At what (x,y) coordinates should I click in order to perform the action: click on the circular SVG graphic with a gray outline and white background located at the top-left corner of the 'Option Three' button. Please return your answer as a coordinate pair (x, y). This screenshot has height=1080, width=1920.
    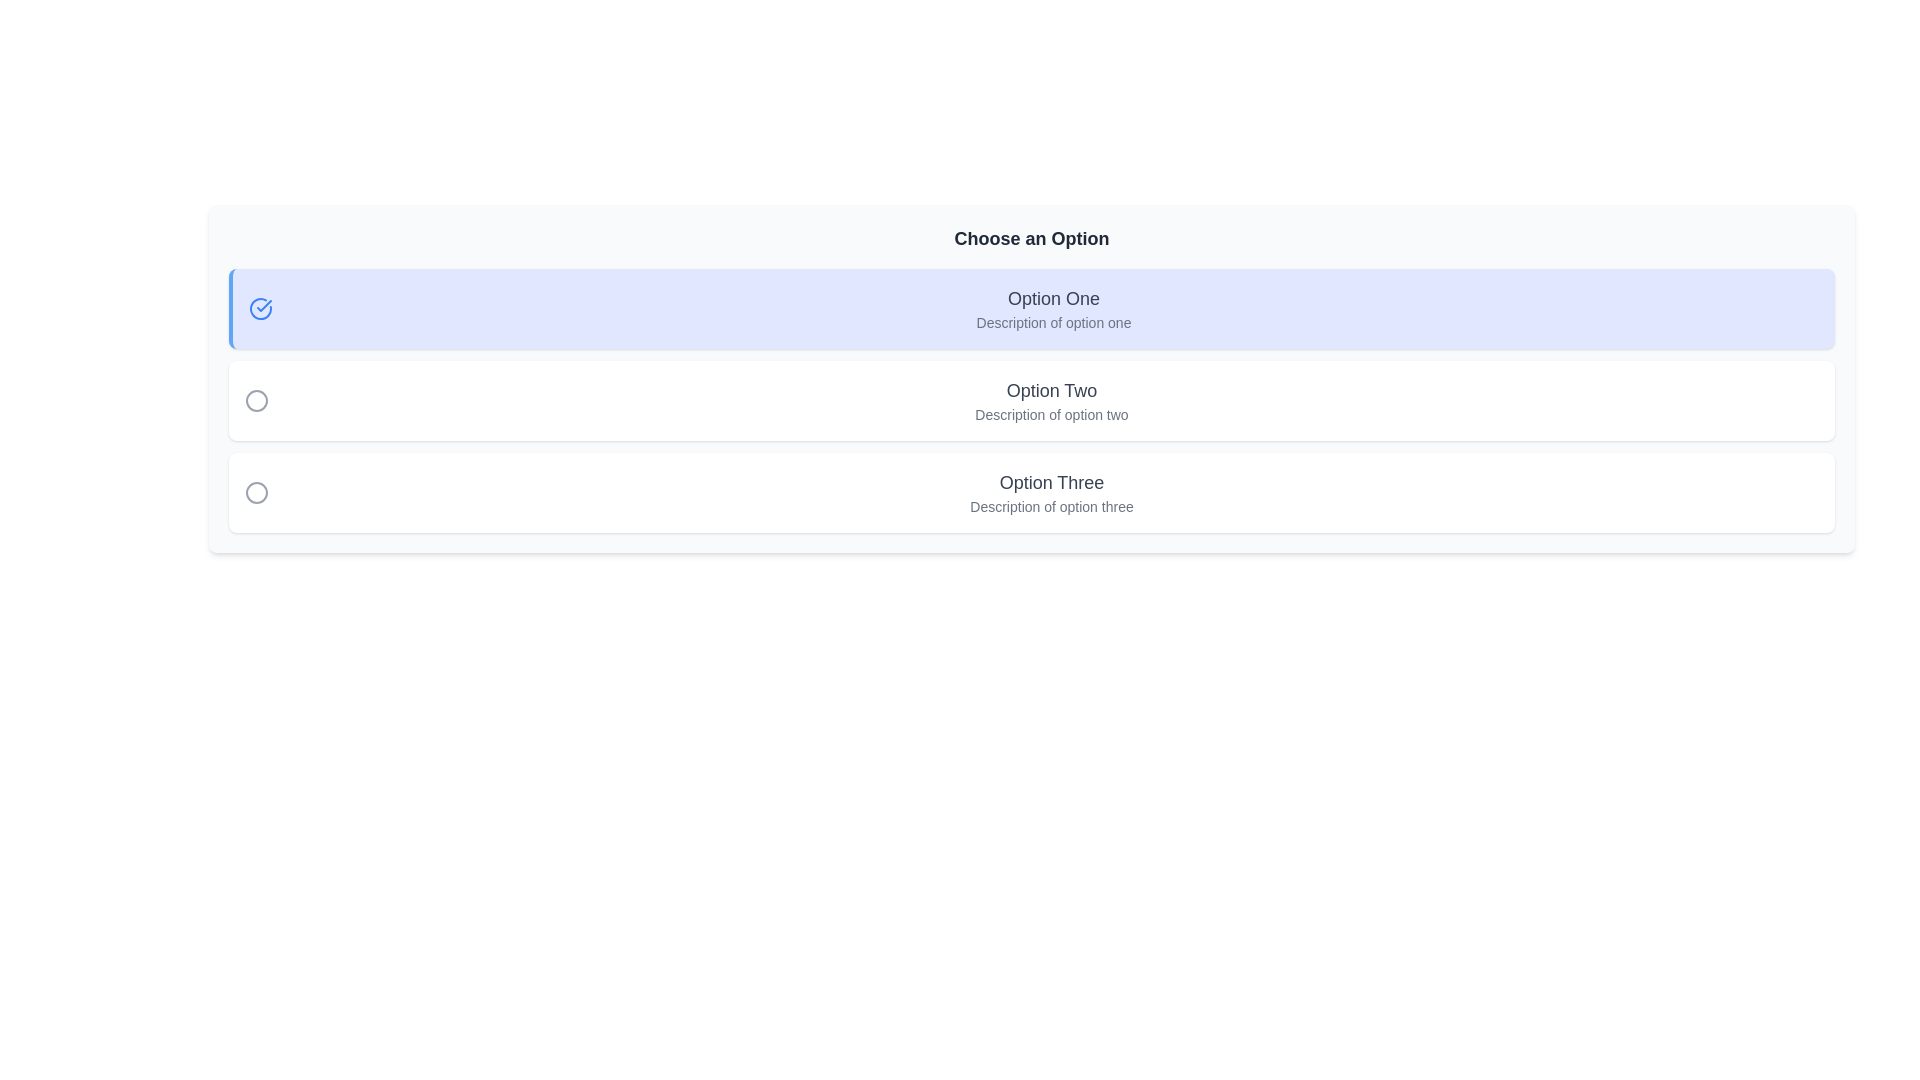
    Looking at the image, I should click on (256, 493).